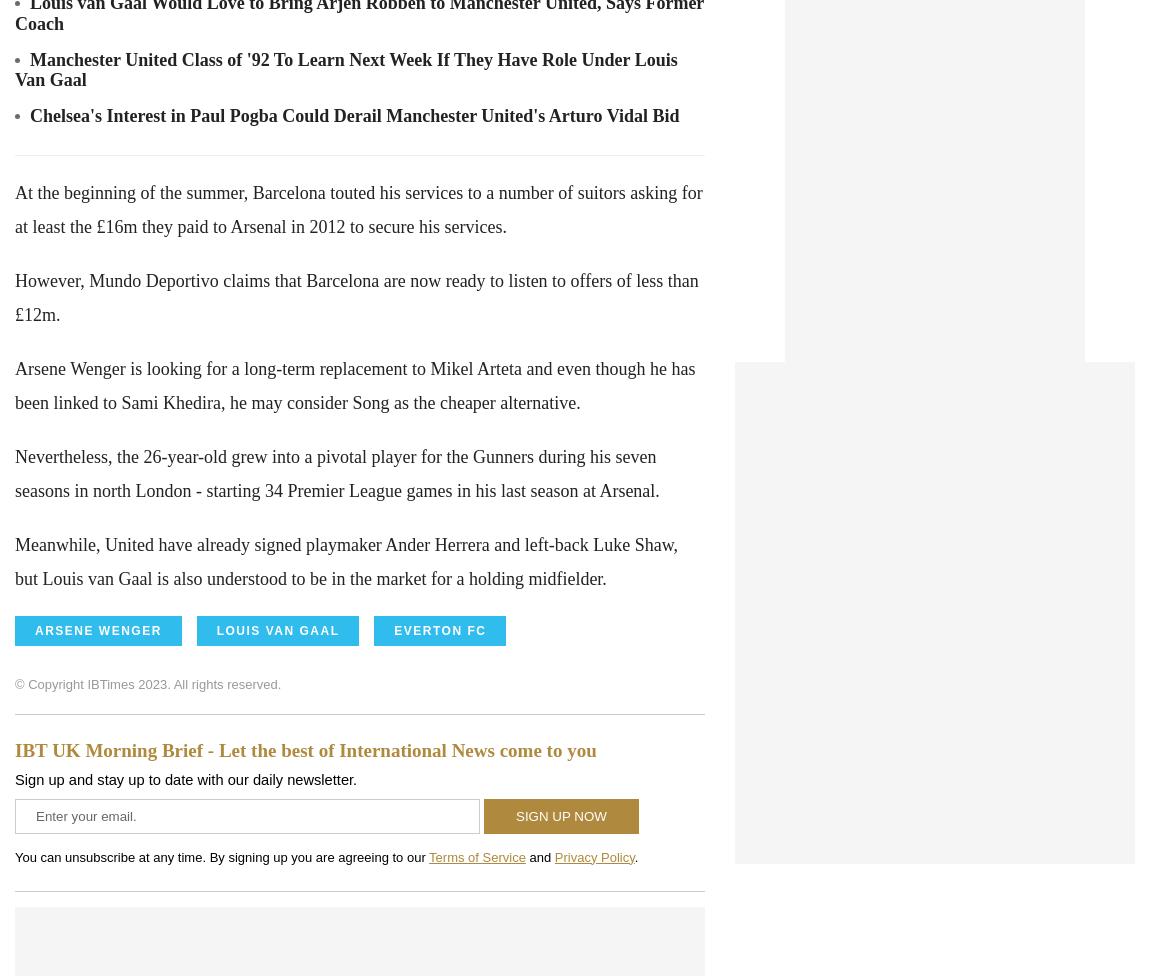 This screenshot has height=976, width=1150. What do you see at coordinates (13, 749) in the screenshot?
I see `'IBT UK Morning Brief - Let the best of International News come to you'` at bounding box center [13, 749].